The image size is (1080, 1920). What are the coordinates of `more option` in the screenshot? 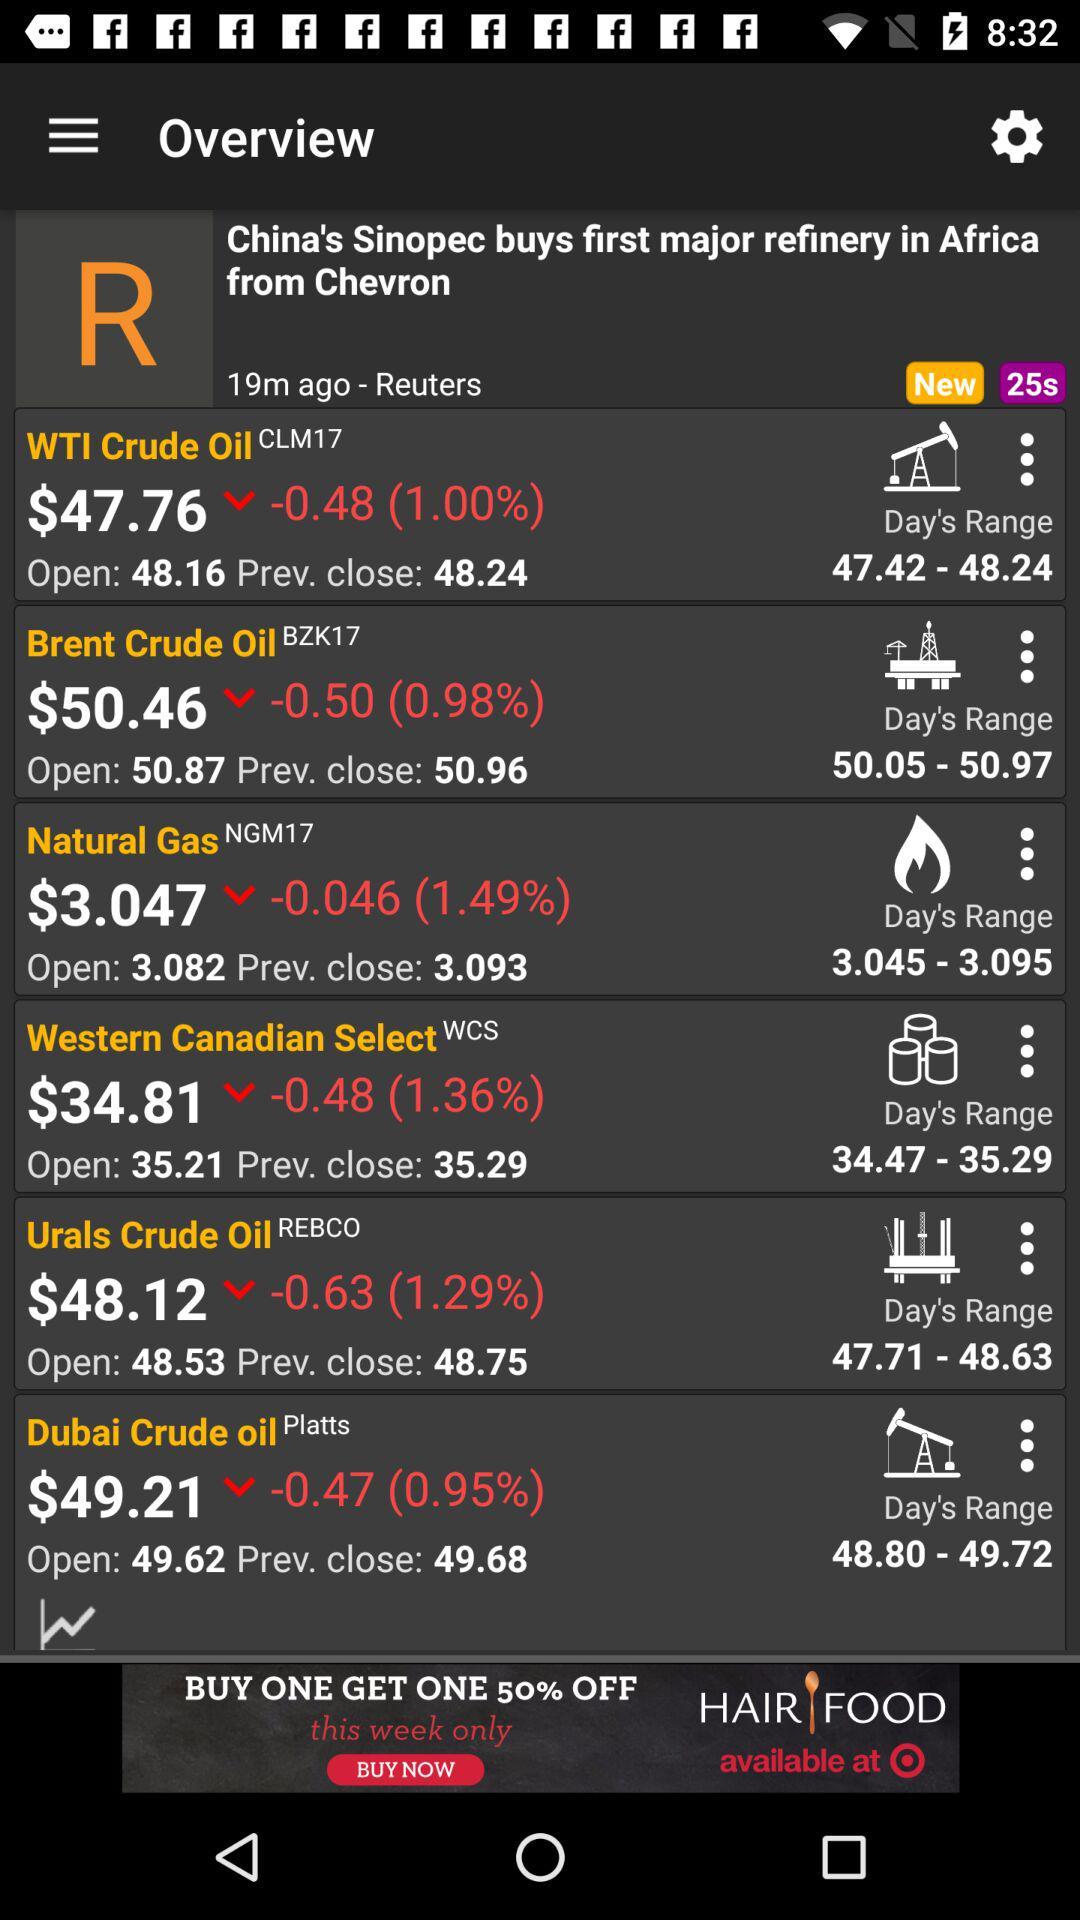 It's located at (1027, 656).